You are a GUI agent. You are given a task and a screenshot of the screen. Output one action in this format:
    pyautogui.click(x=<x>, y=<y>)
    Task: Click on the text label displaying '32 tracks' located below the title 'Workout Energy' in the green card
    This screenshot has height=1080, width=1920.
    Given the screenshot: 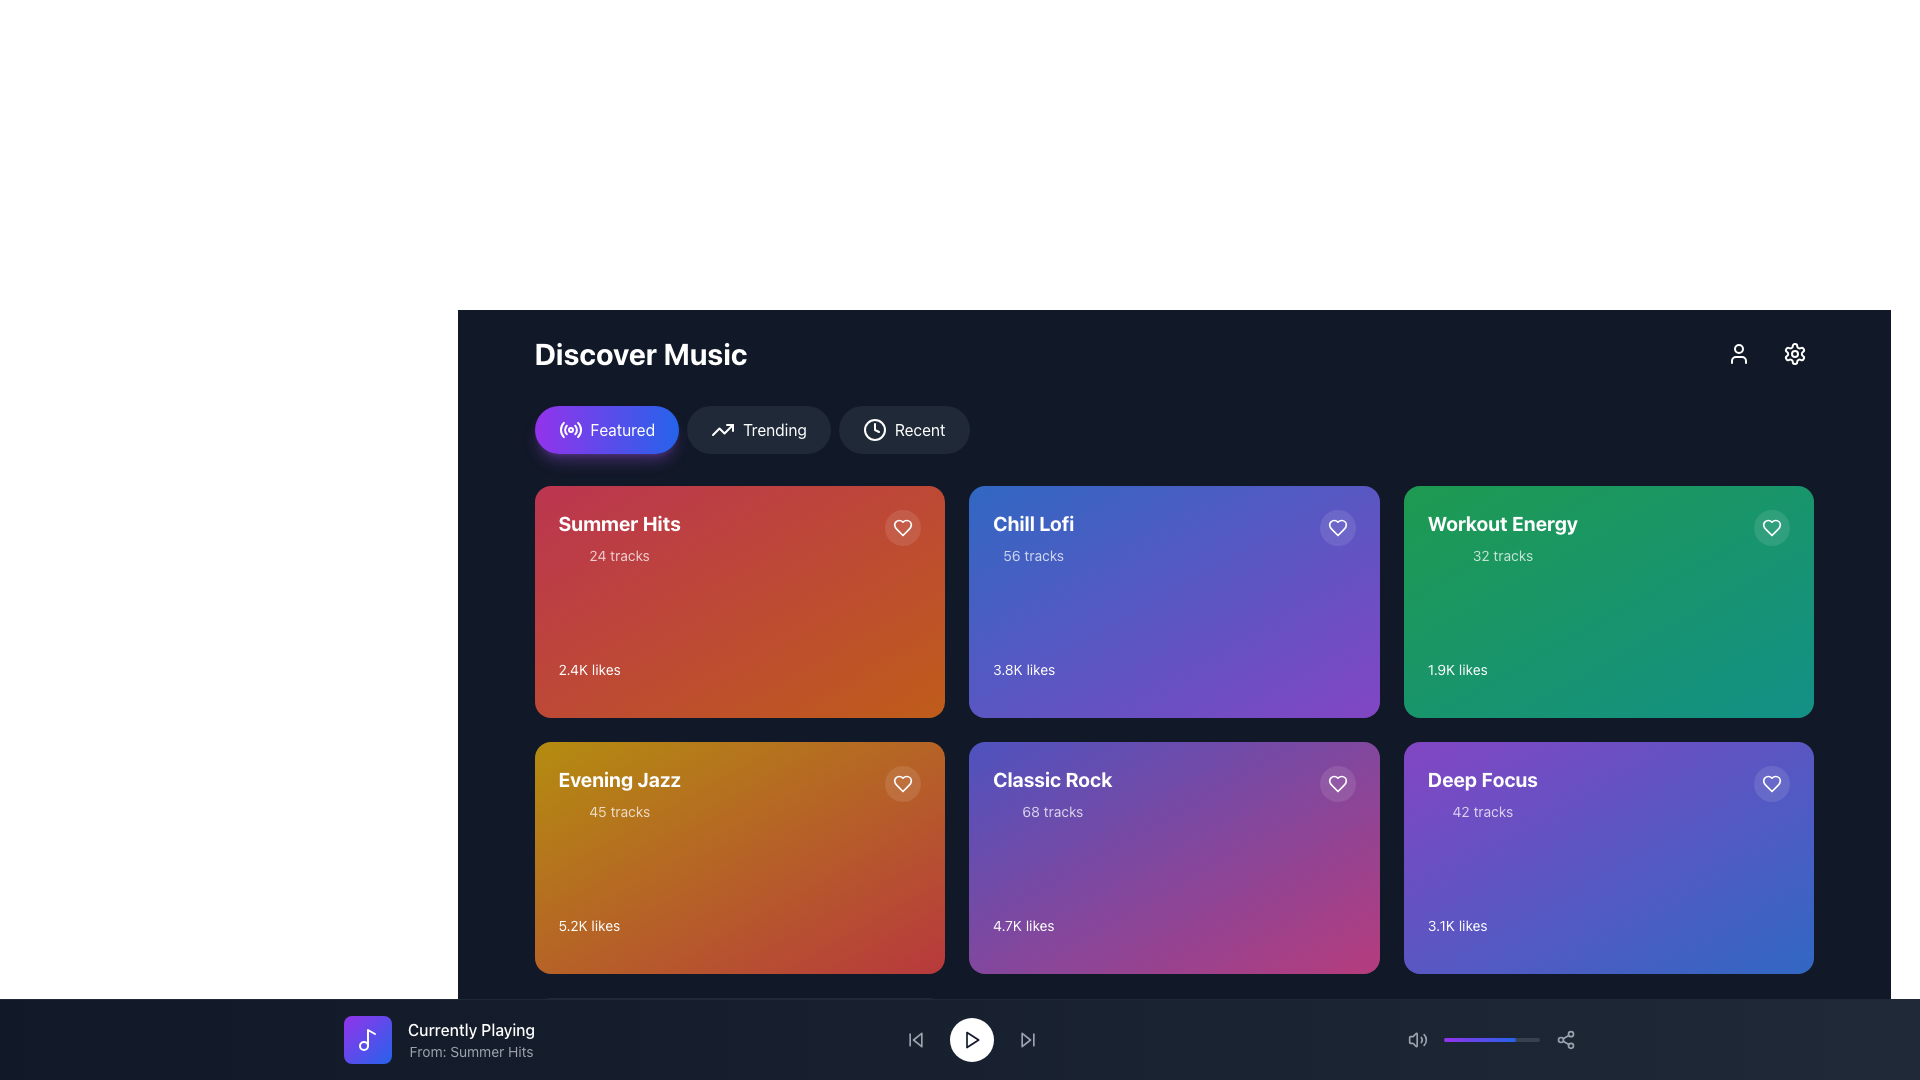 What is the action you would take?
    pyautogui.click(x=1502, y=555)
    